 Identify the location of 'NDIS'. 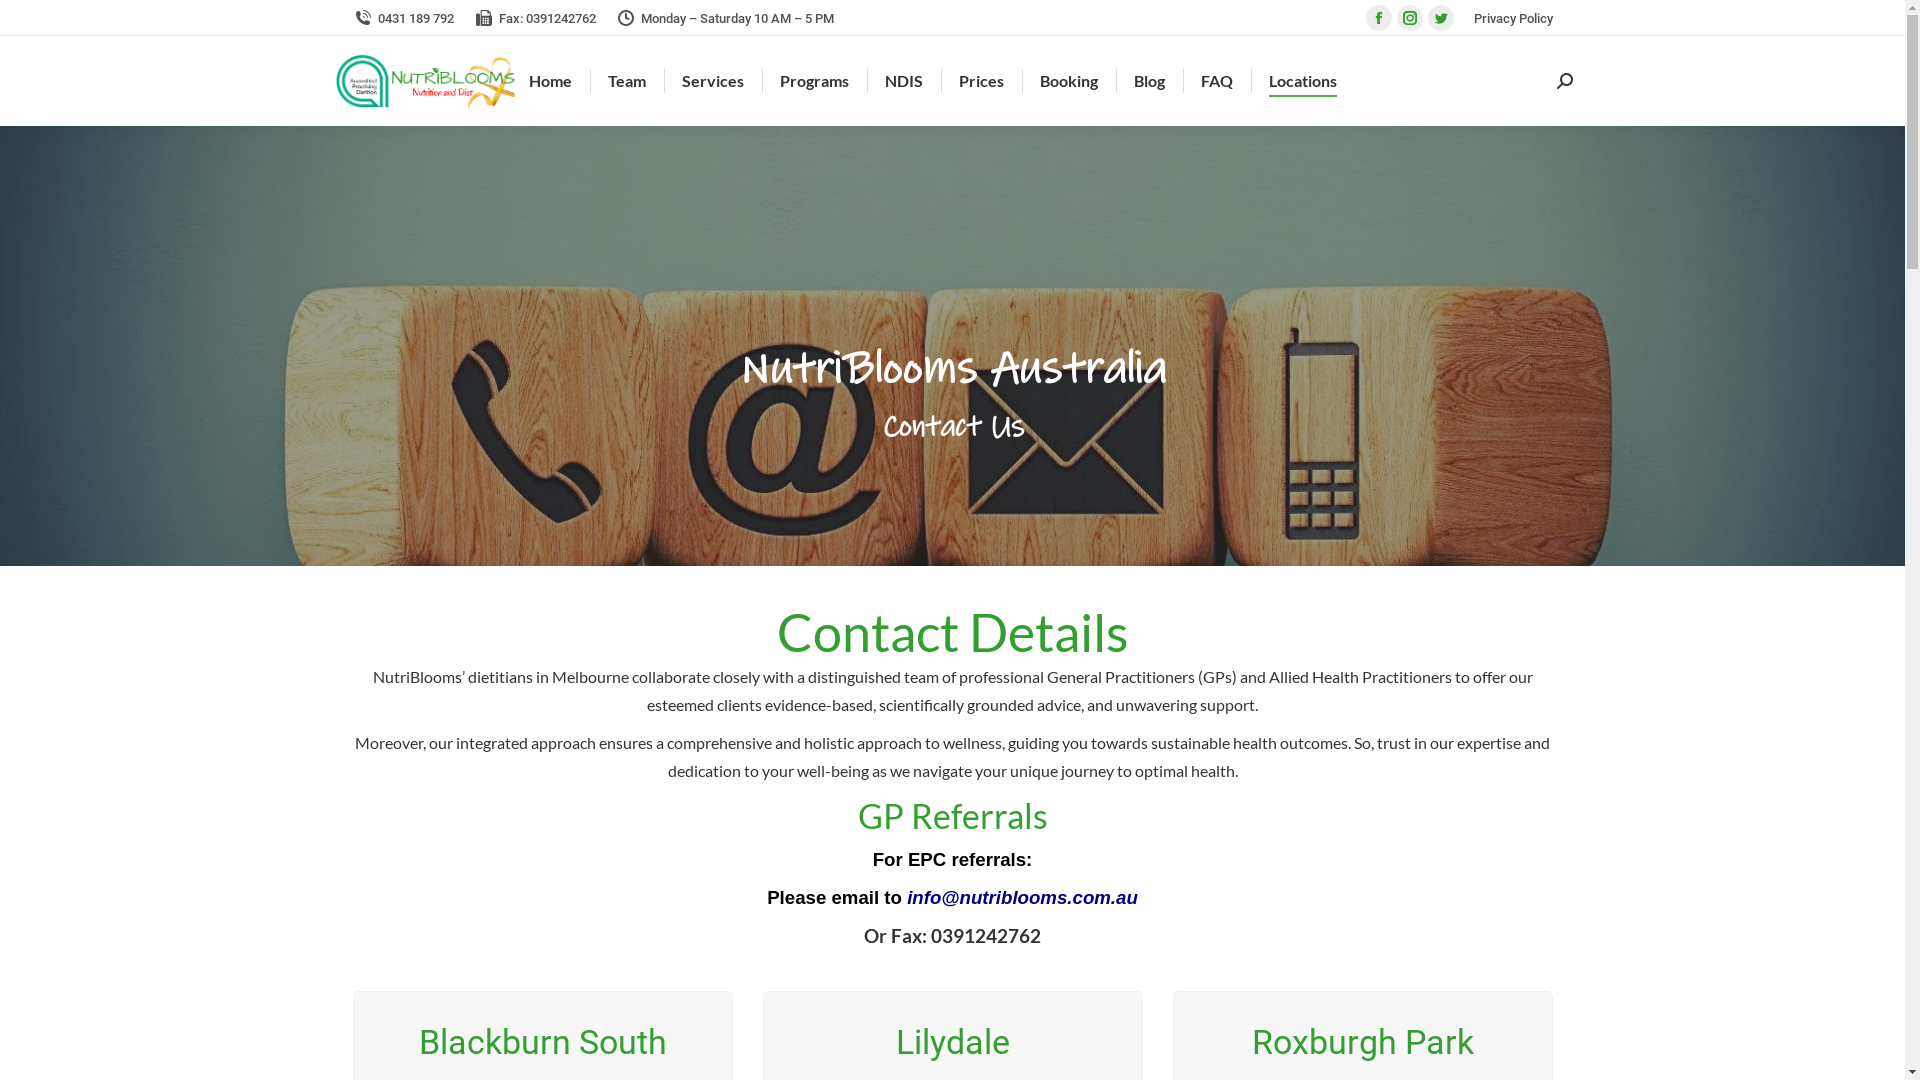
(902, 80).